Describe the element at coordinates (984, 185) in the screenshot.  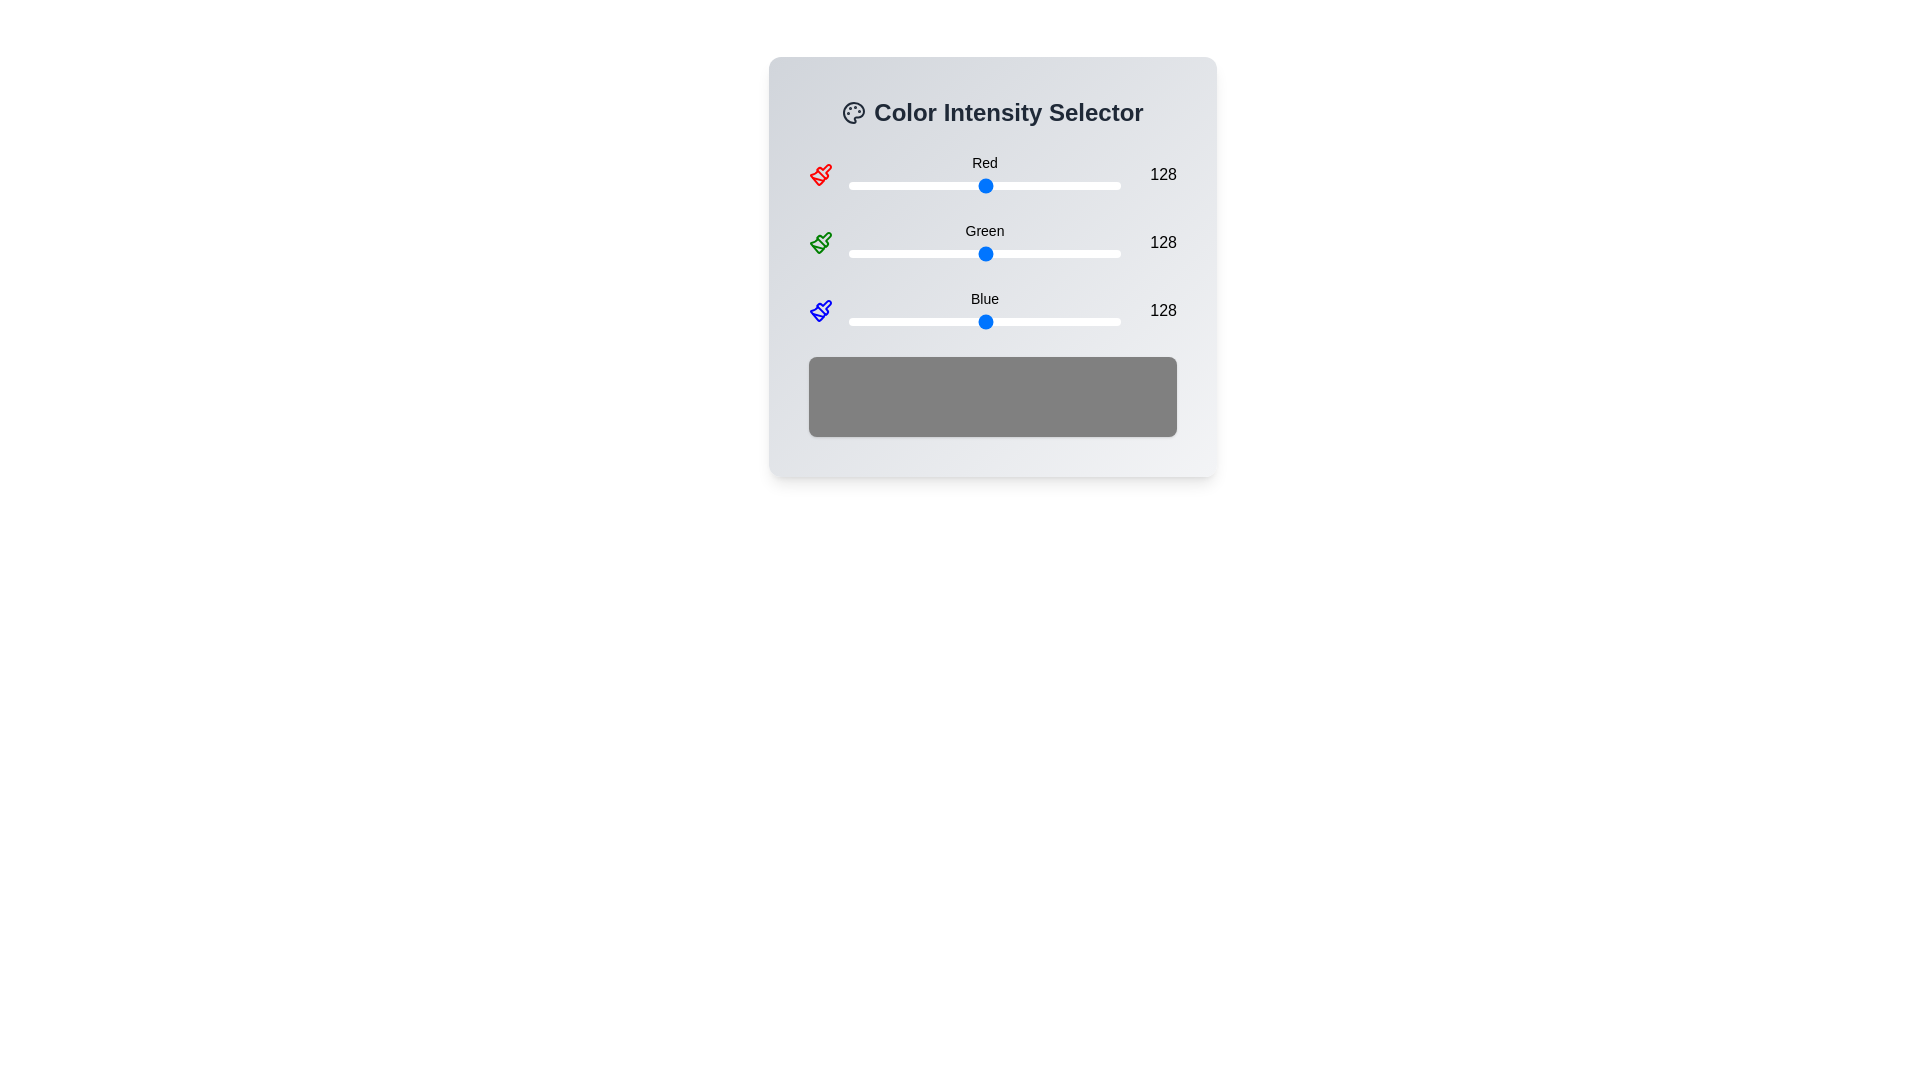
I see `the range slider for the red color component` at that location.